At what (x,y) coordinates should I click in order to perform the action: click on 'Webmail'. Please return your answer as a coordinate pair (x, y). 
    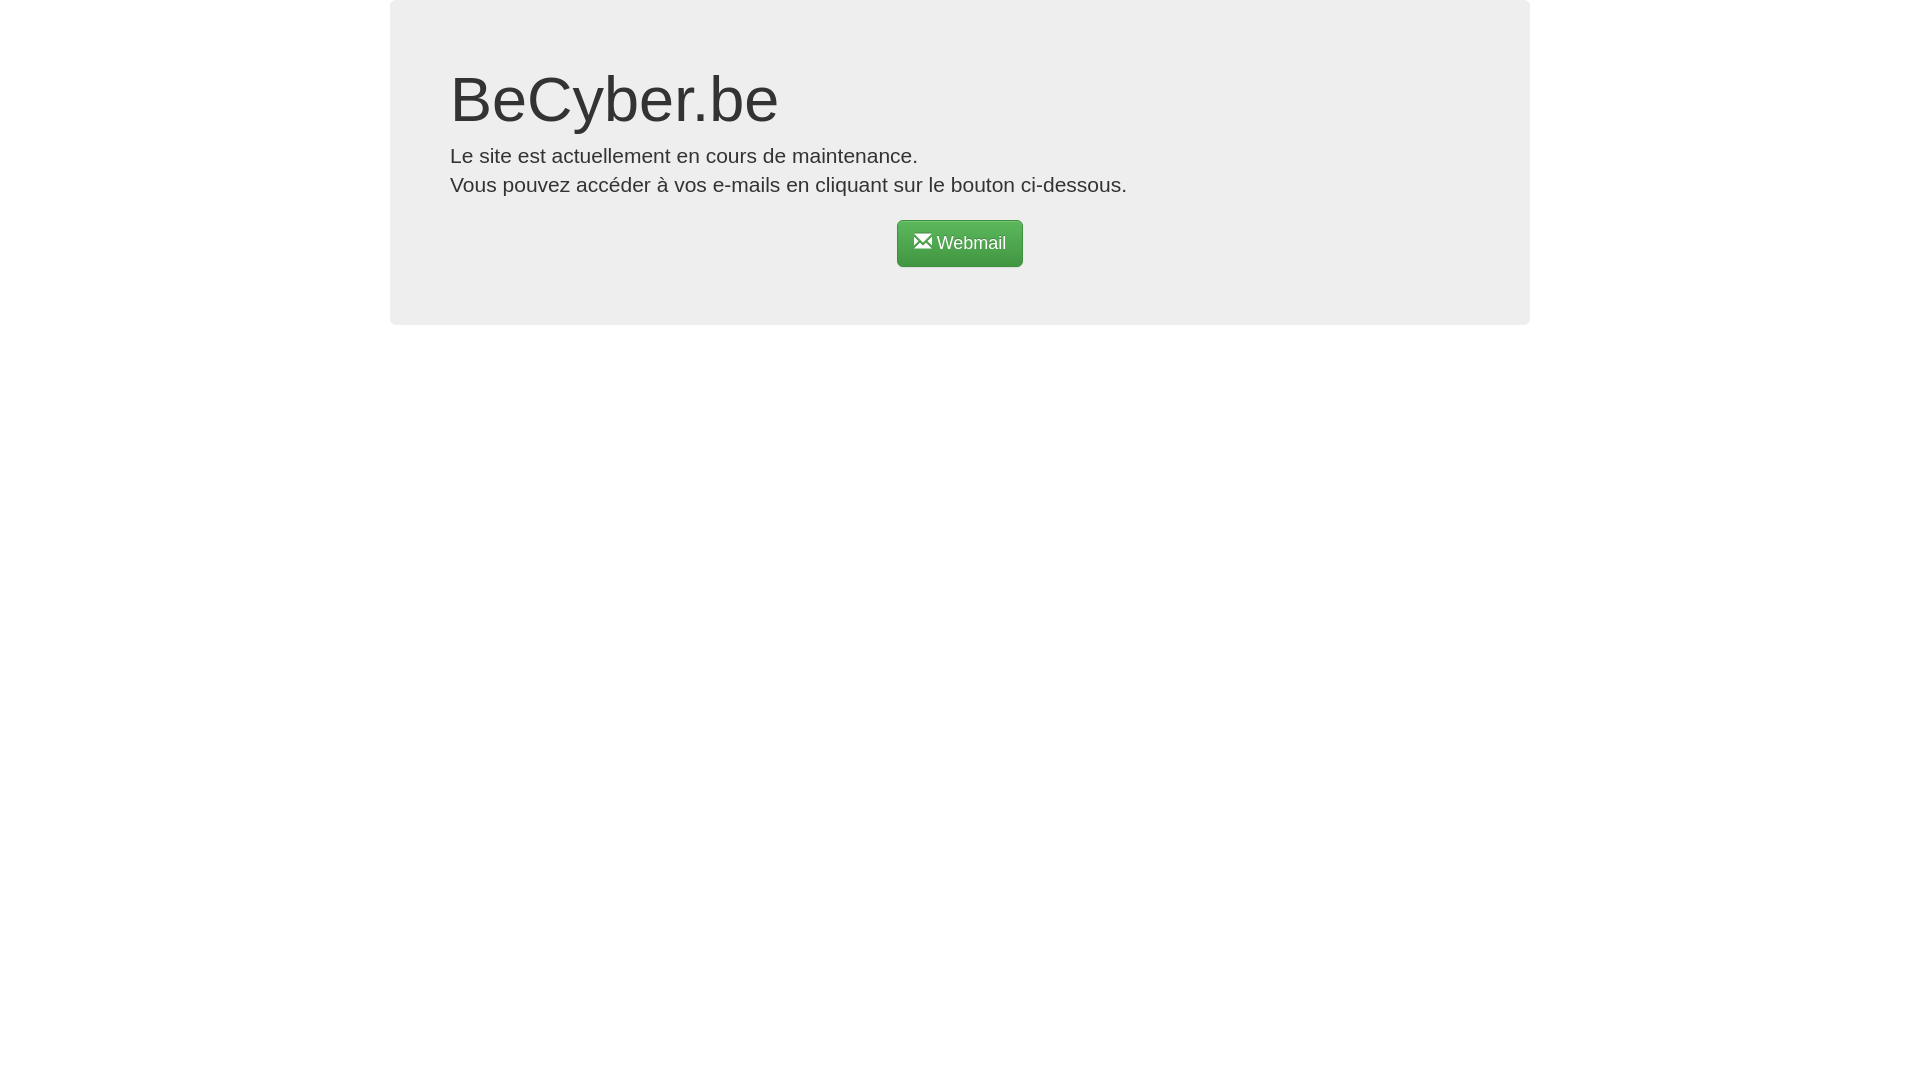
    Looking at the image, I should click on (960, 242).